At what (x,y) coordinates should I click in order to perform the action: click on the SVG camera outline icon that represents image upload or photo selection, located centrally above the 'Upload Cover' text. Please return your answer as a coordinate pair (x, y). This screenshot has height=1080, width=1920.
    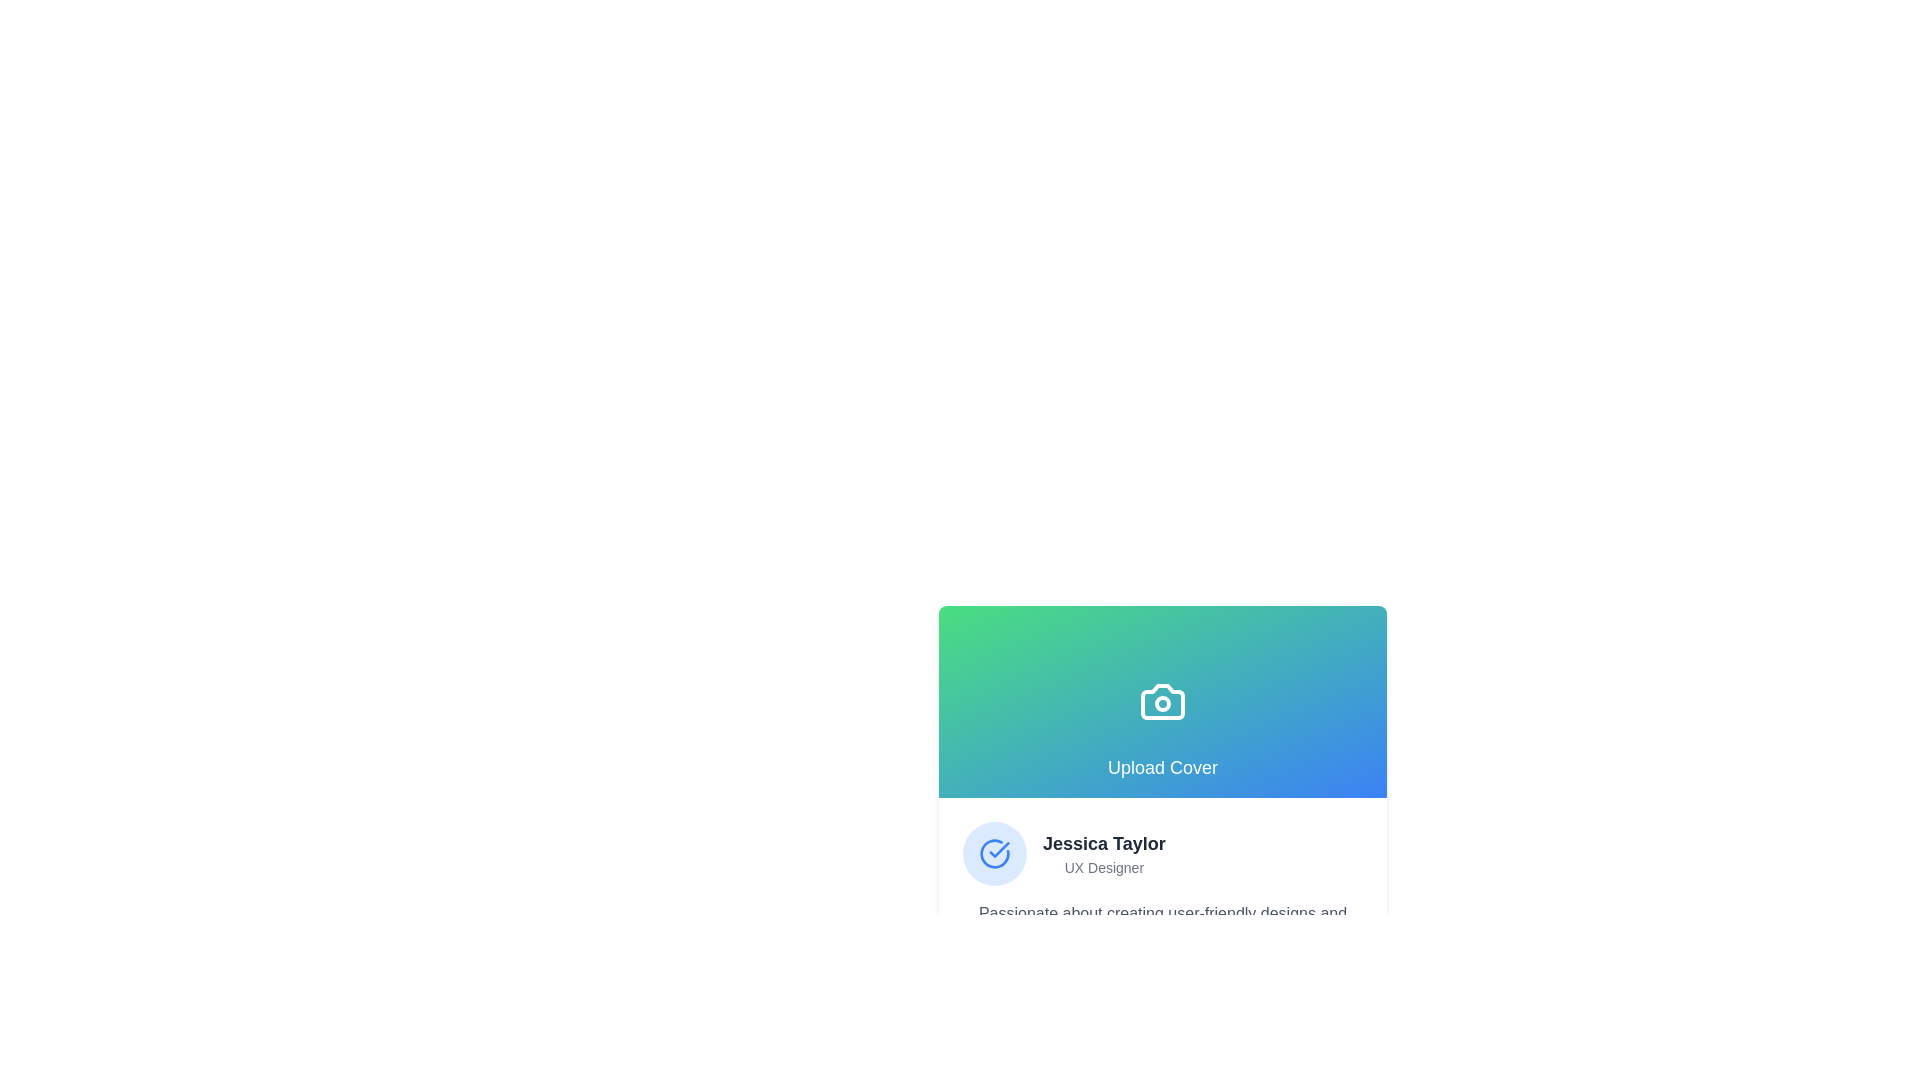
    Looking at the image, I should click on (1162, 701).